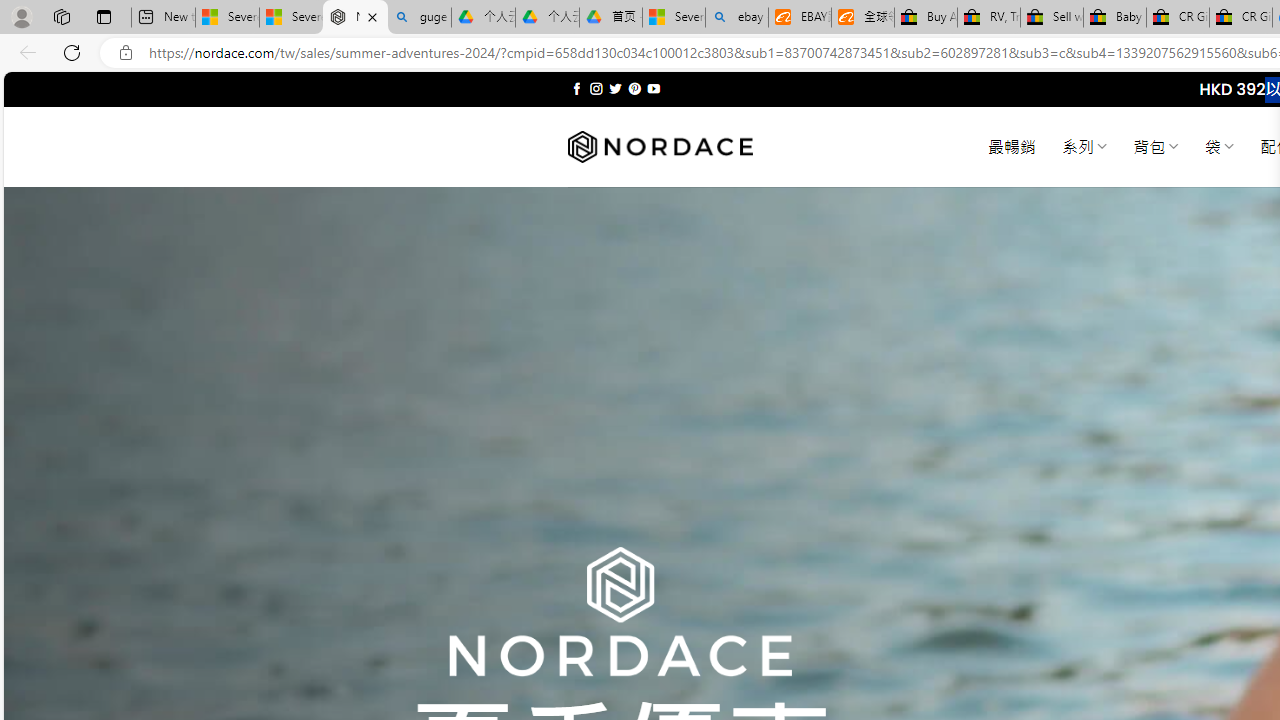  I want to click on 'Sell worldwide with eBay', so click(1051, 17).